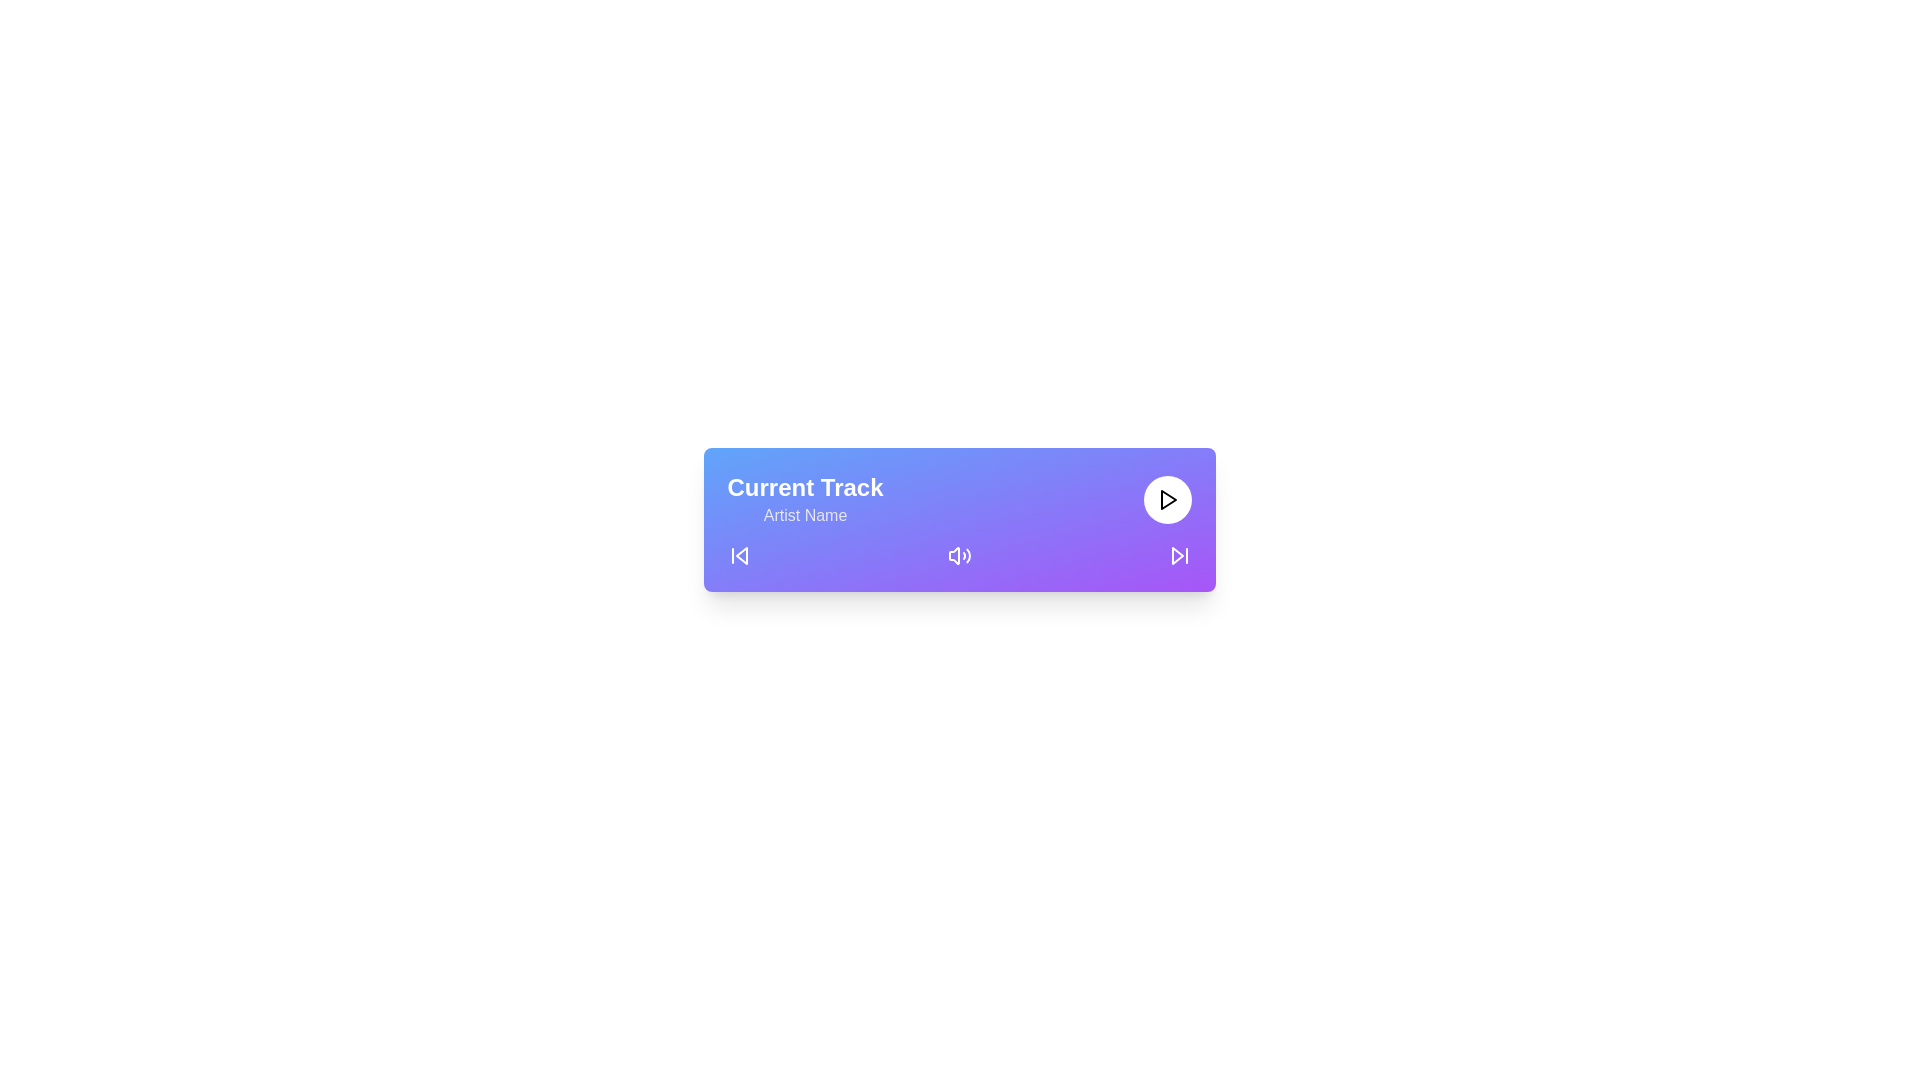 The height and width of the screenshot is (1080, 1920). Describe the element at coordinates (740, 555) in the screenshot. I see `the backward navigation icon located at the bottom left of the interface, which visually indicates the option to move backward or to the previous state` at that location.